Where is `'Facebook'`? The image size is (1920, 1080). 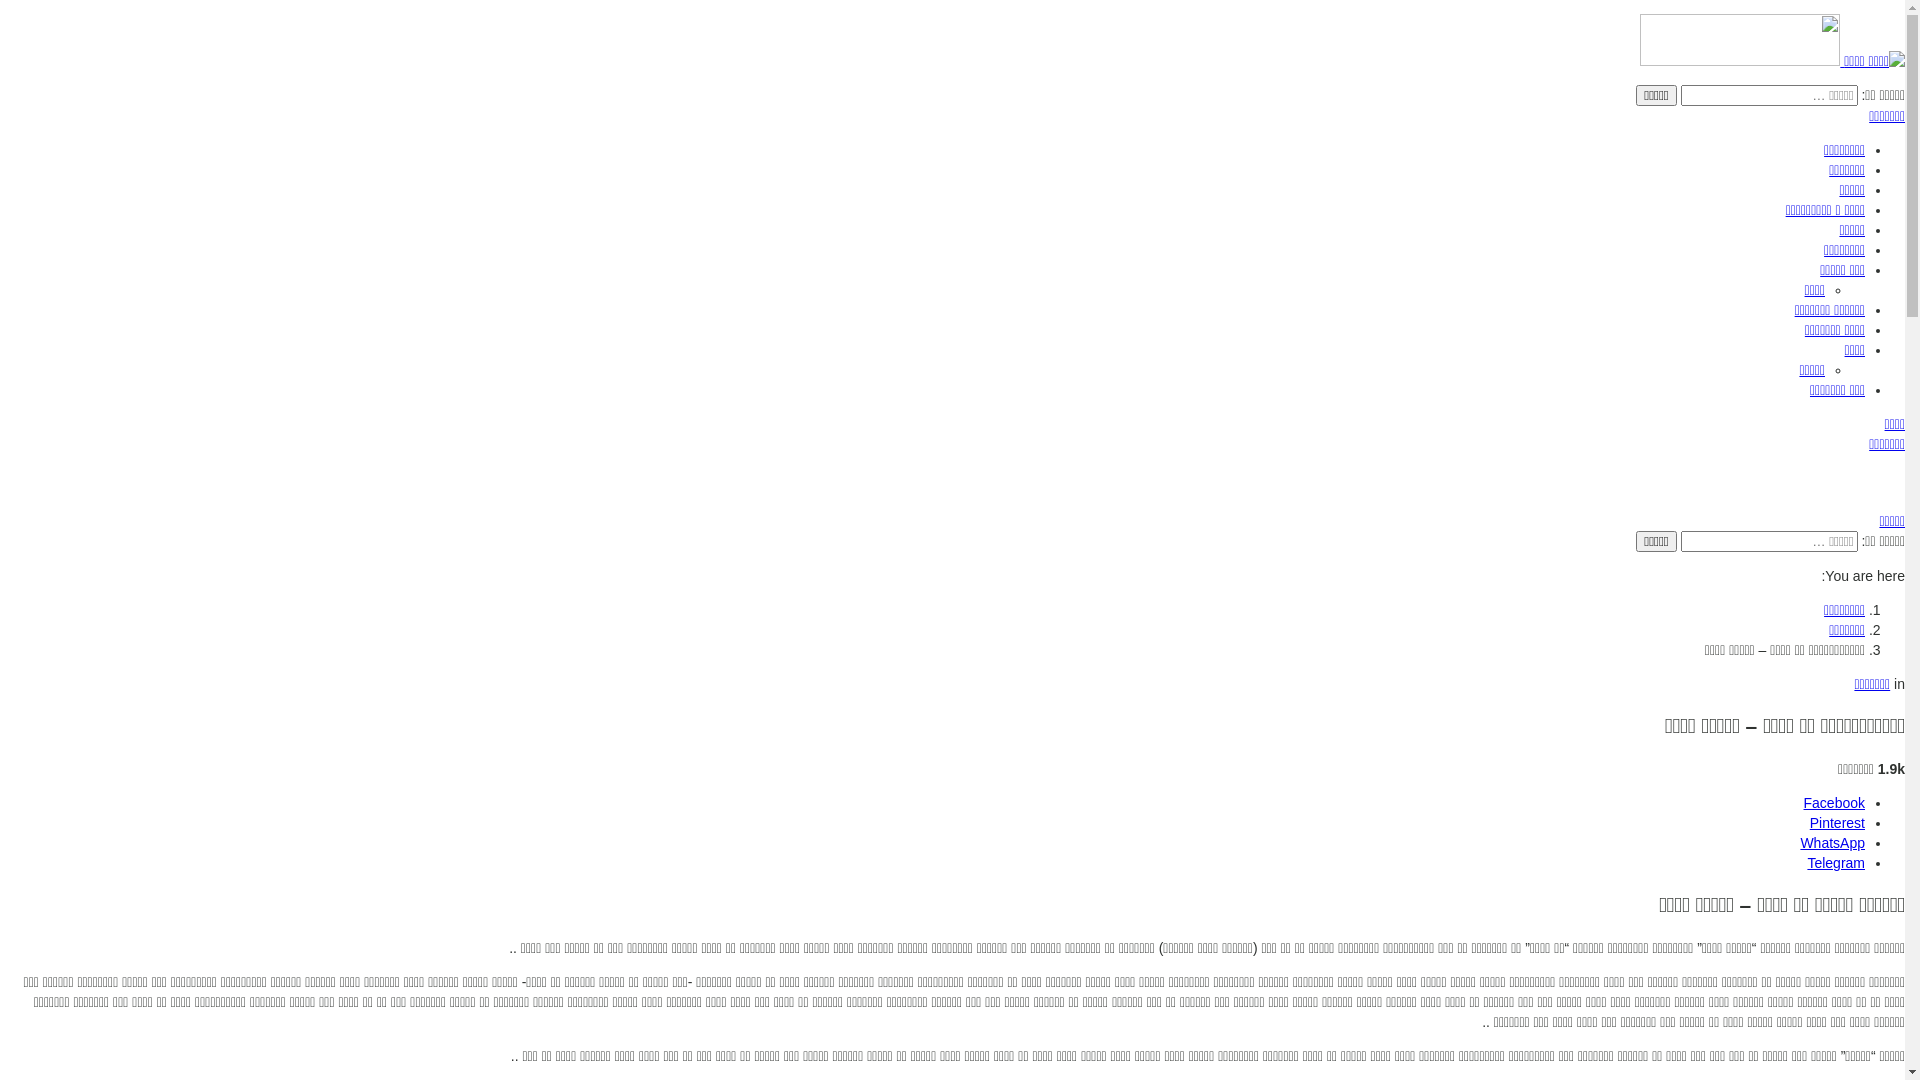
'Facebook' is located at coordinates (1834, 801).